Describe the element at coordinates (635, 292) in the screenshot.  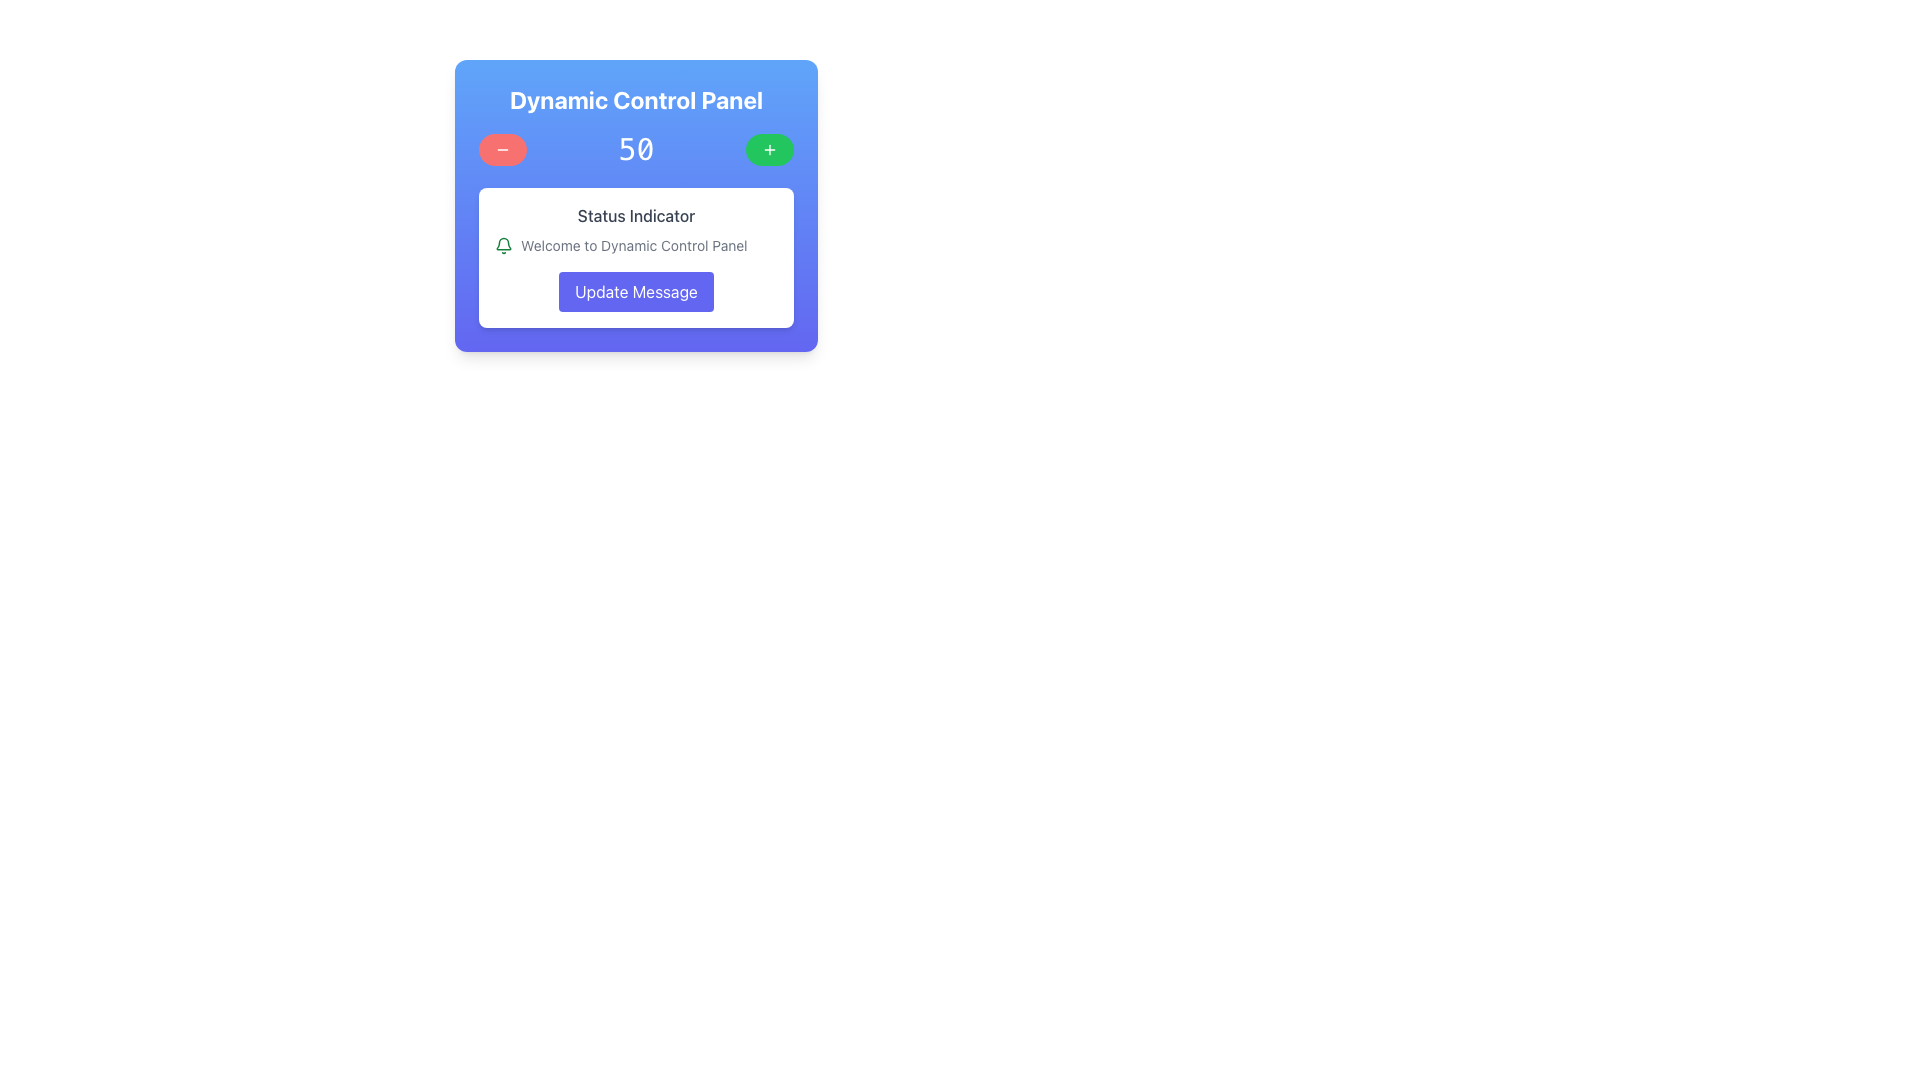
I see `the 'Update Message' button with a gradient indigo background` at that location.